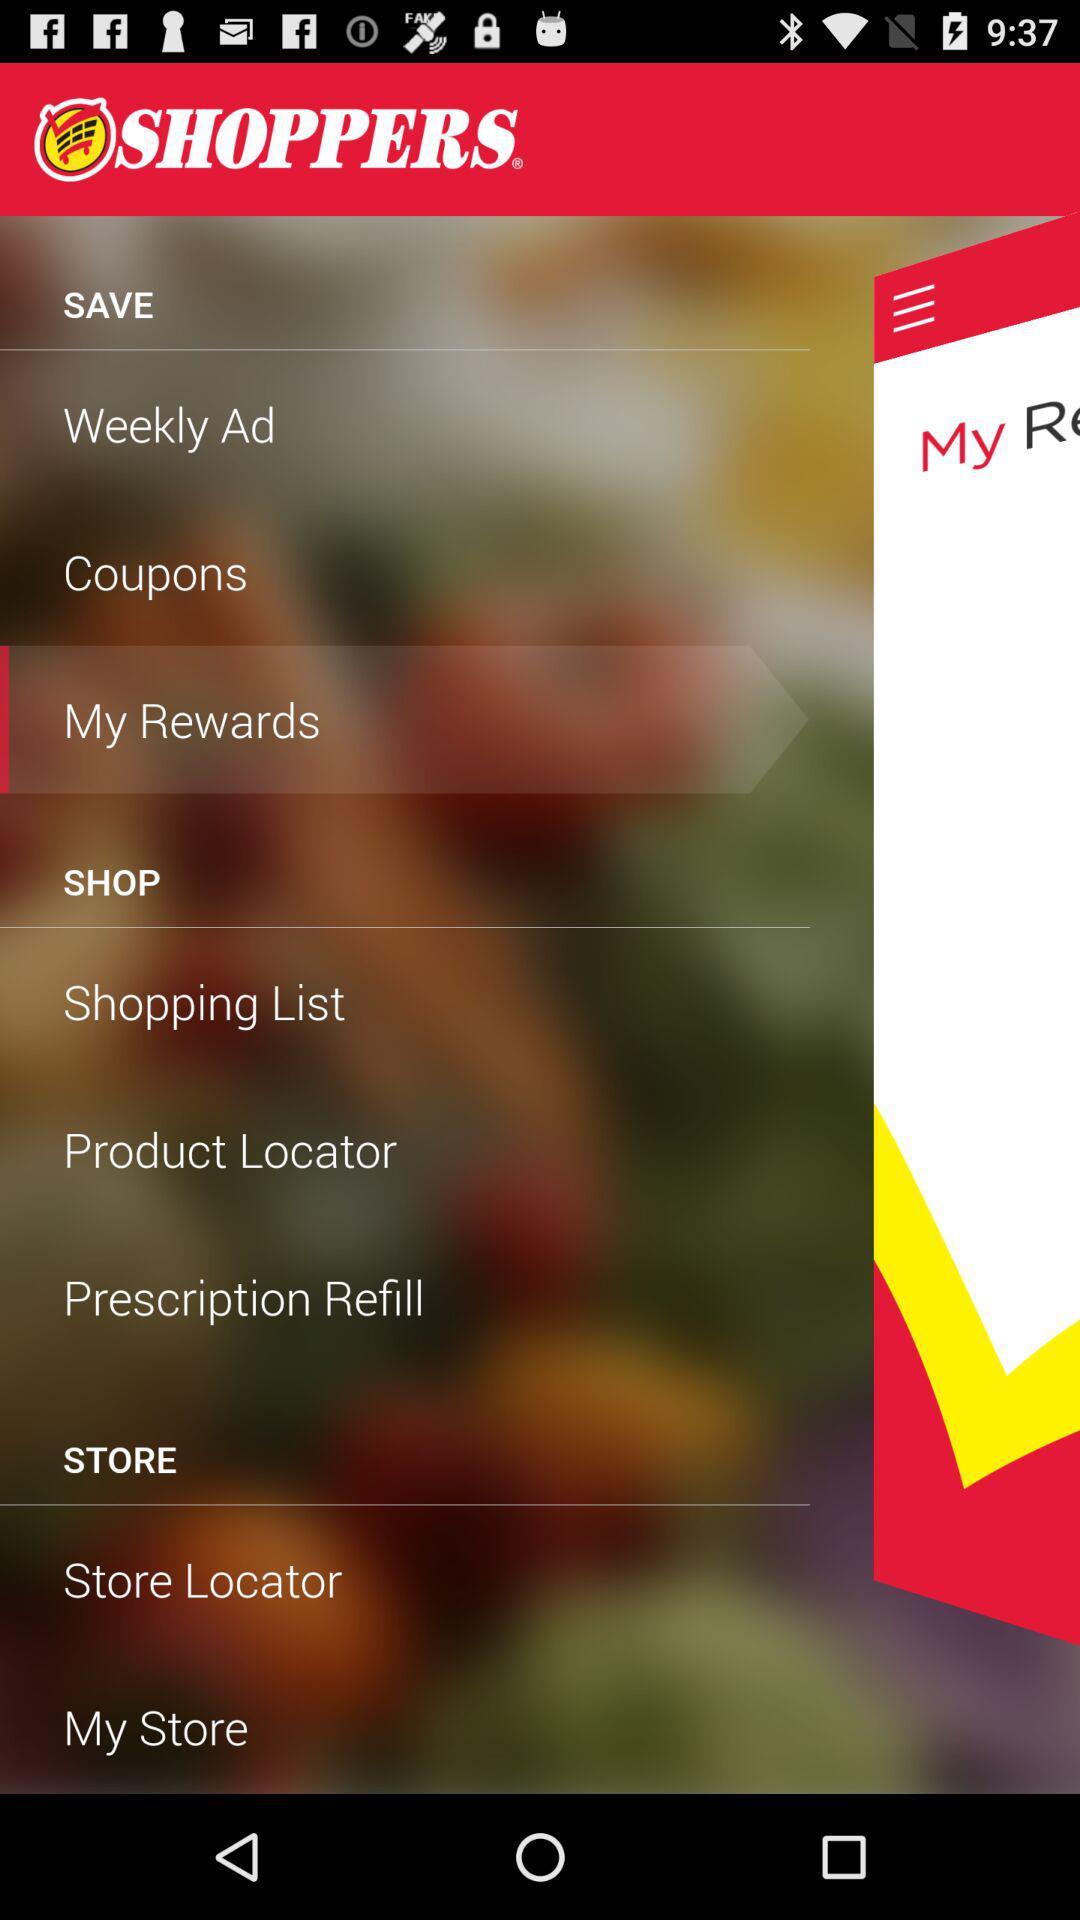 The height and width of the screenshot is (1920, 1080). What do you see at coordinates (914, 306) in the screenshot?
I see `menu bar` at bounding box center [914, 306].